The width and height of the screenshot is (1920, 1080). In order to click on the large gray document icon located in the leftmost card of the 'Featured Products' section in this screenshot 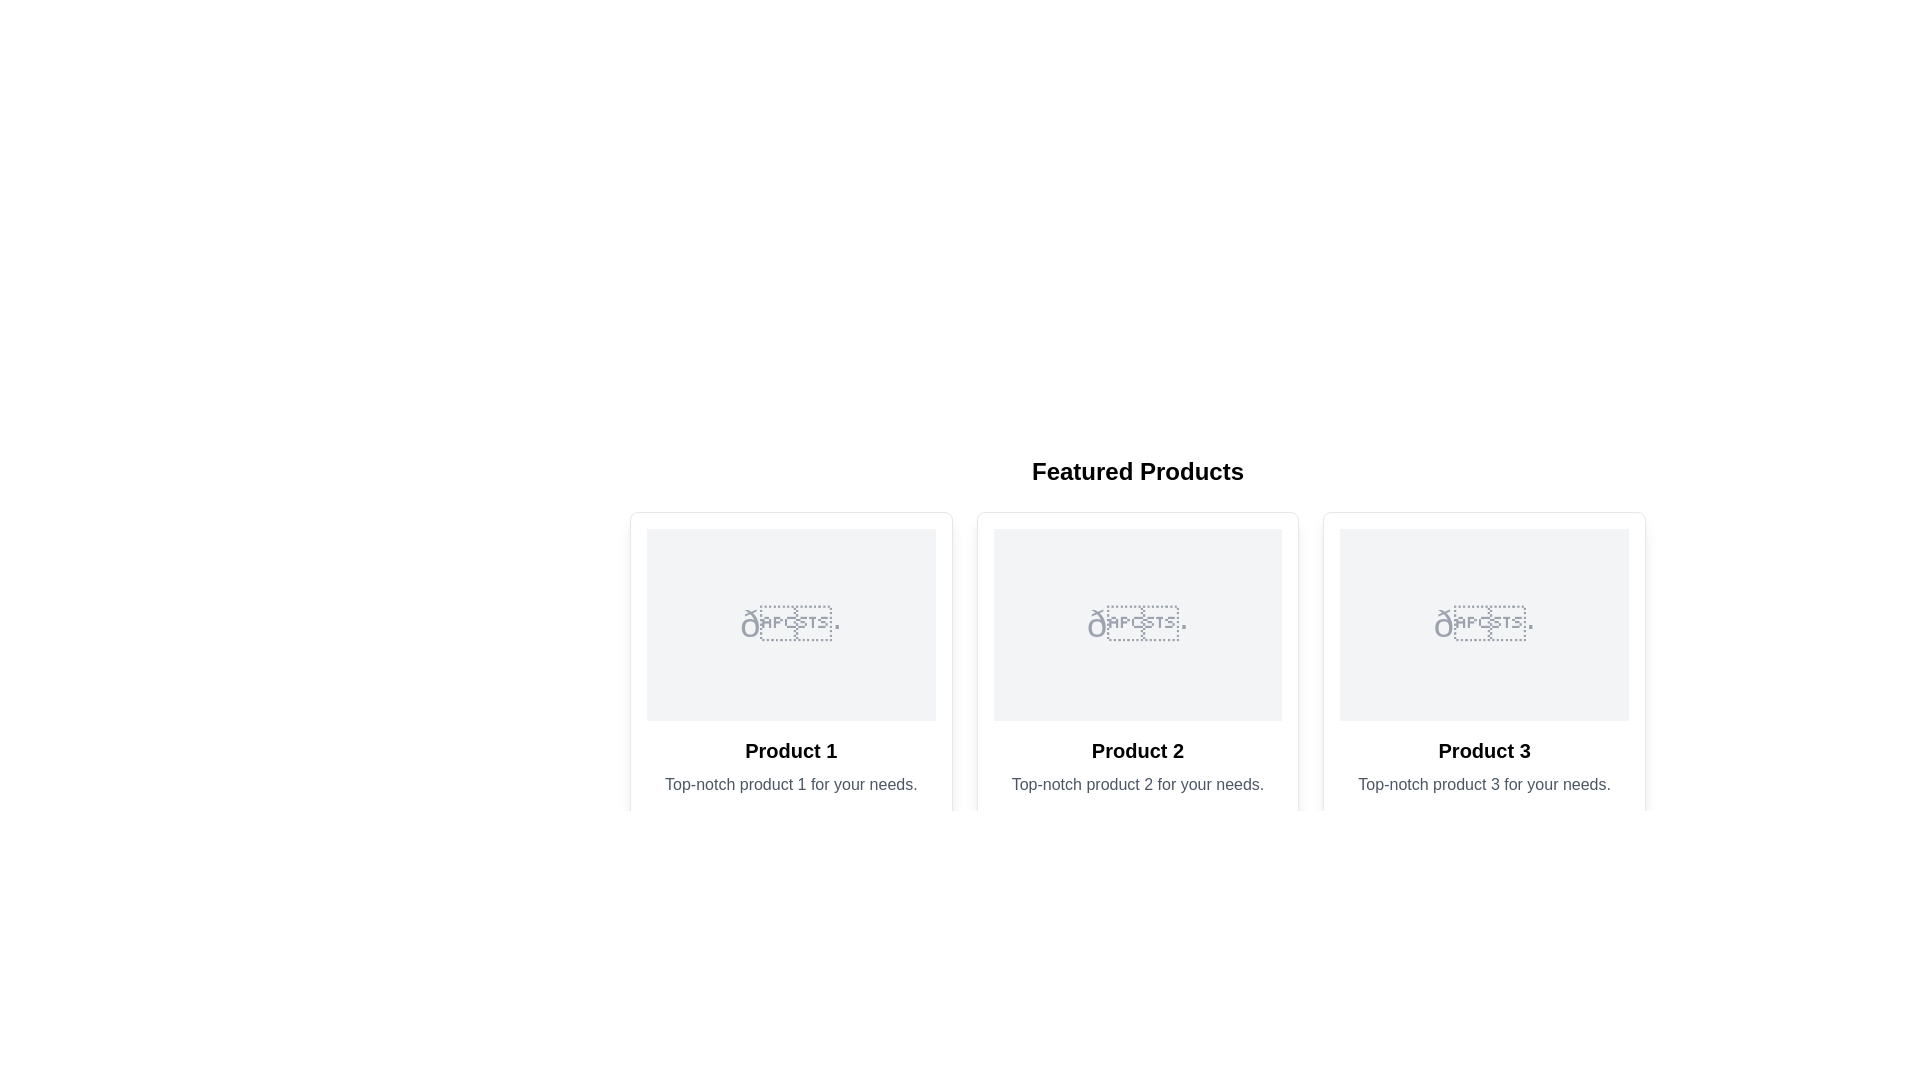, I will do `click(790, 623)`.